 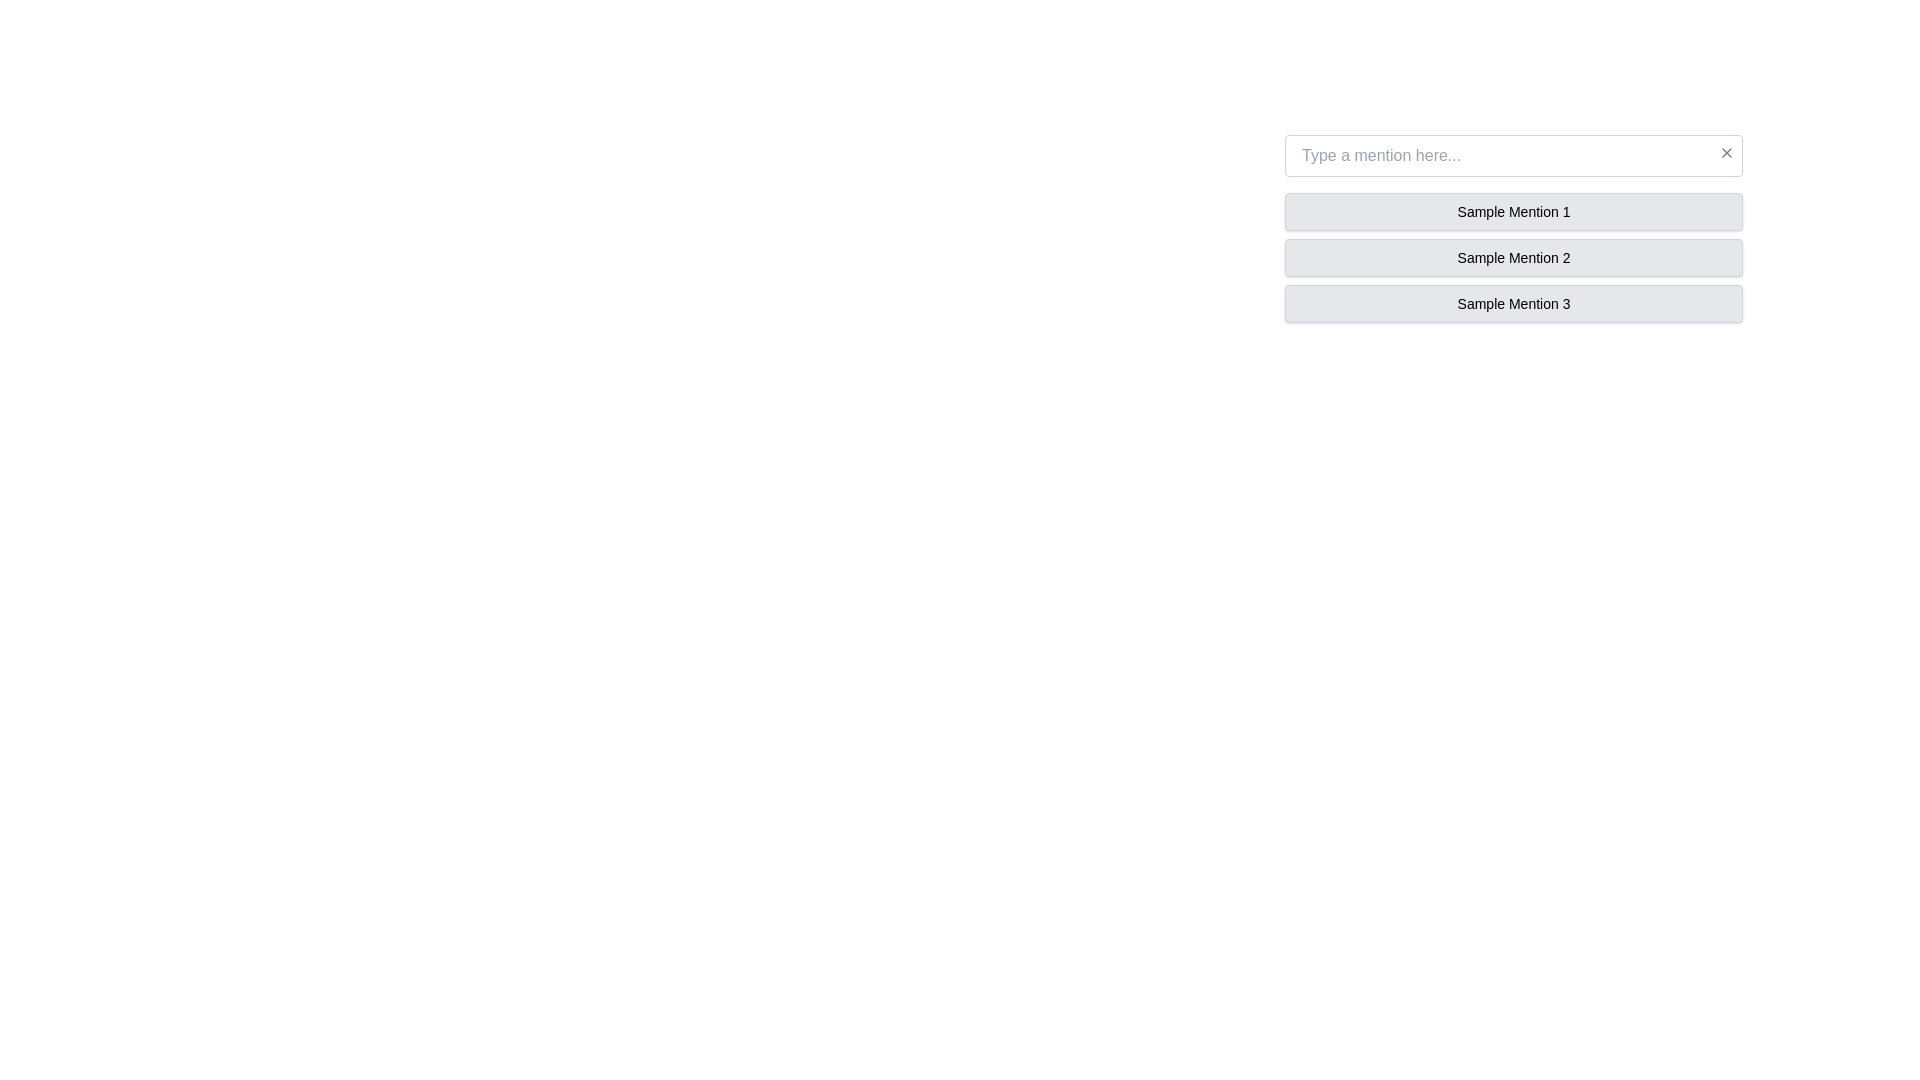 What do you see at coordinates (1513, 257) in the screenshot?
I see `the button labeled 'Sample Mention 2', which is the second button among three vertically stacked buttons styled with rounded corners and a light gray background` at bounding box center [1513, 257].